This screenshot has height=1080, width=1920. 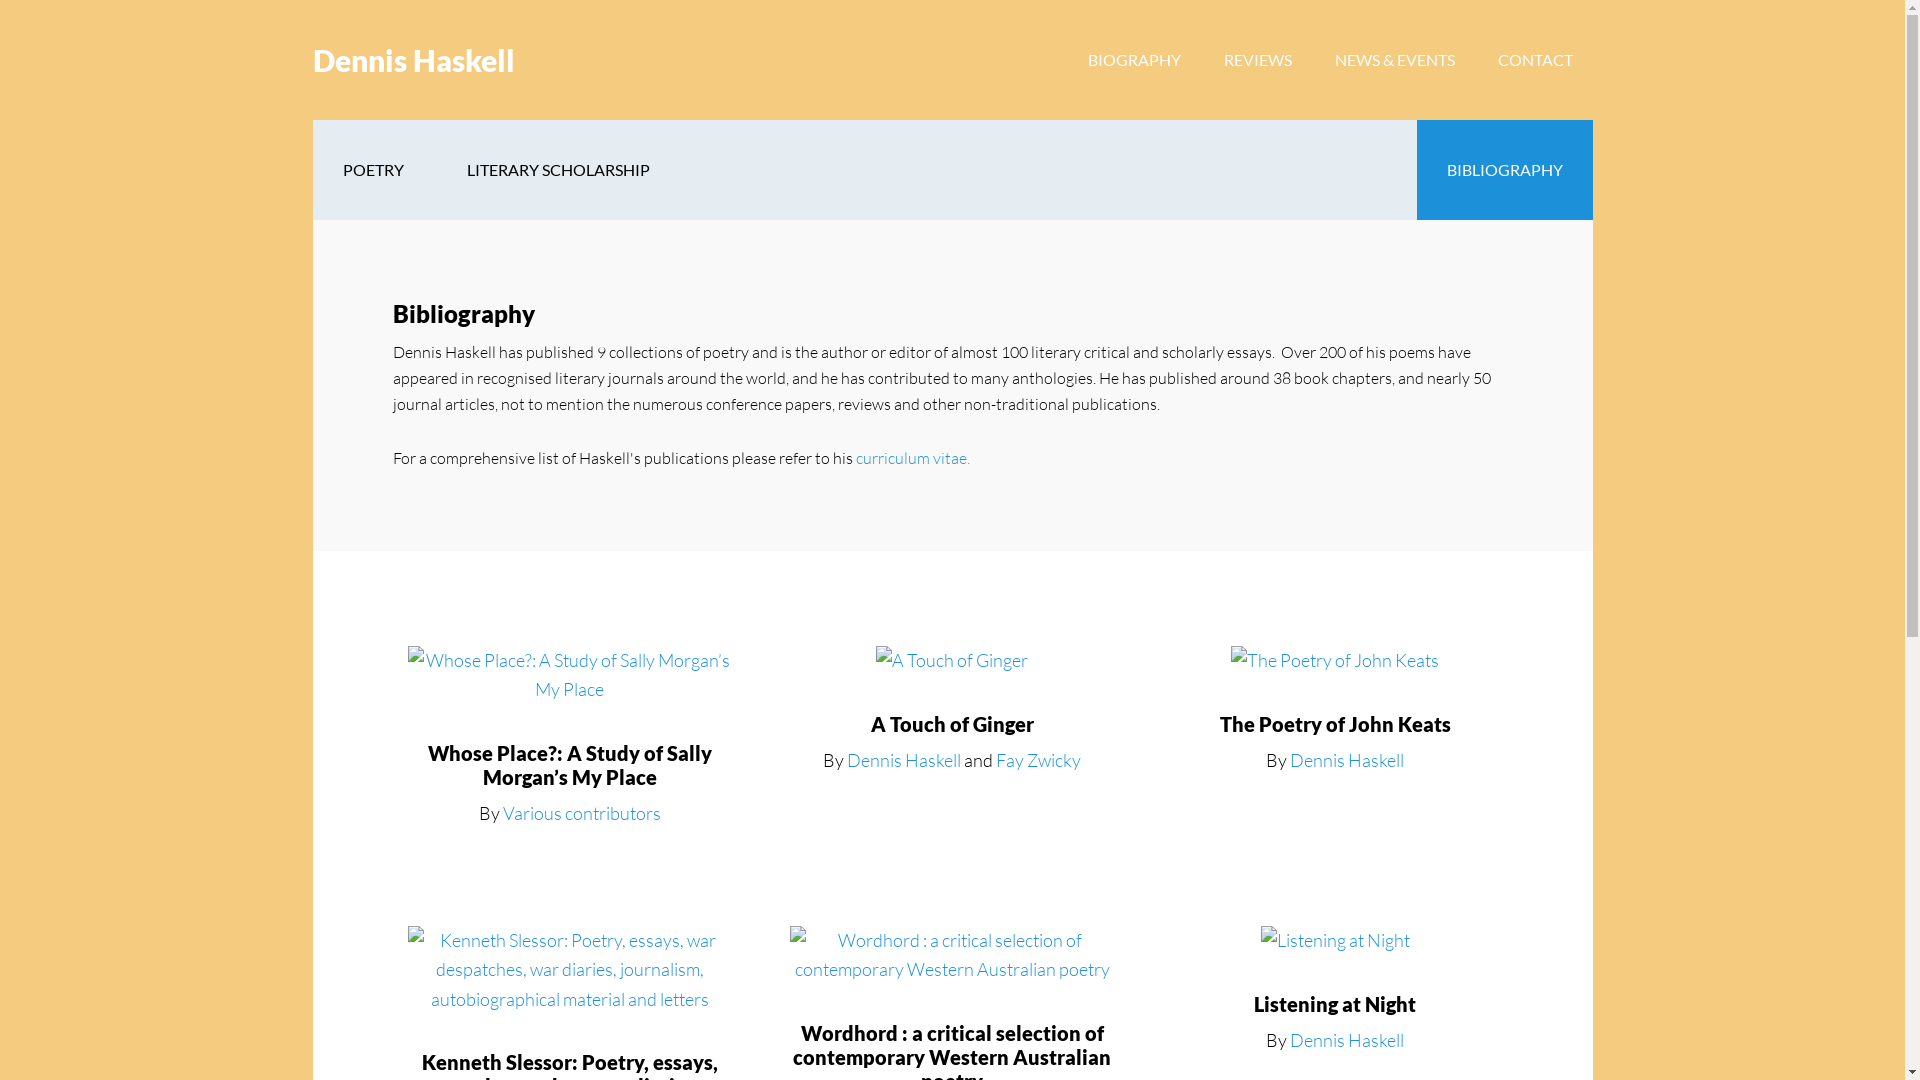 What do you see at coordinates (1392, 59) in the screenshot?
I see `'NEWS & EVENTS'` at bounding box center [1392, 59].